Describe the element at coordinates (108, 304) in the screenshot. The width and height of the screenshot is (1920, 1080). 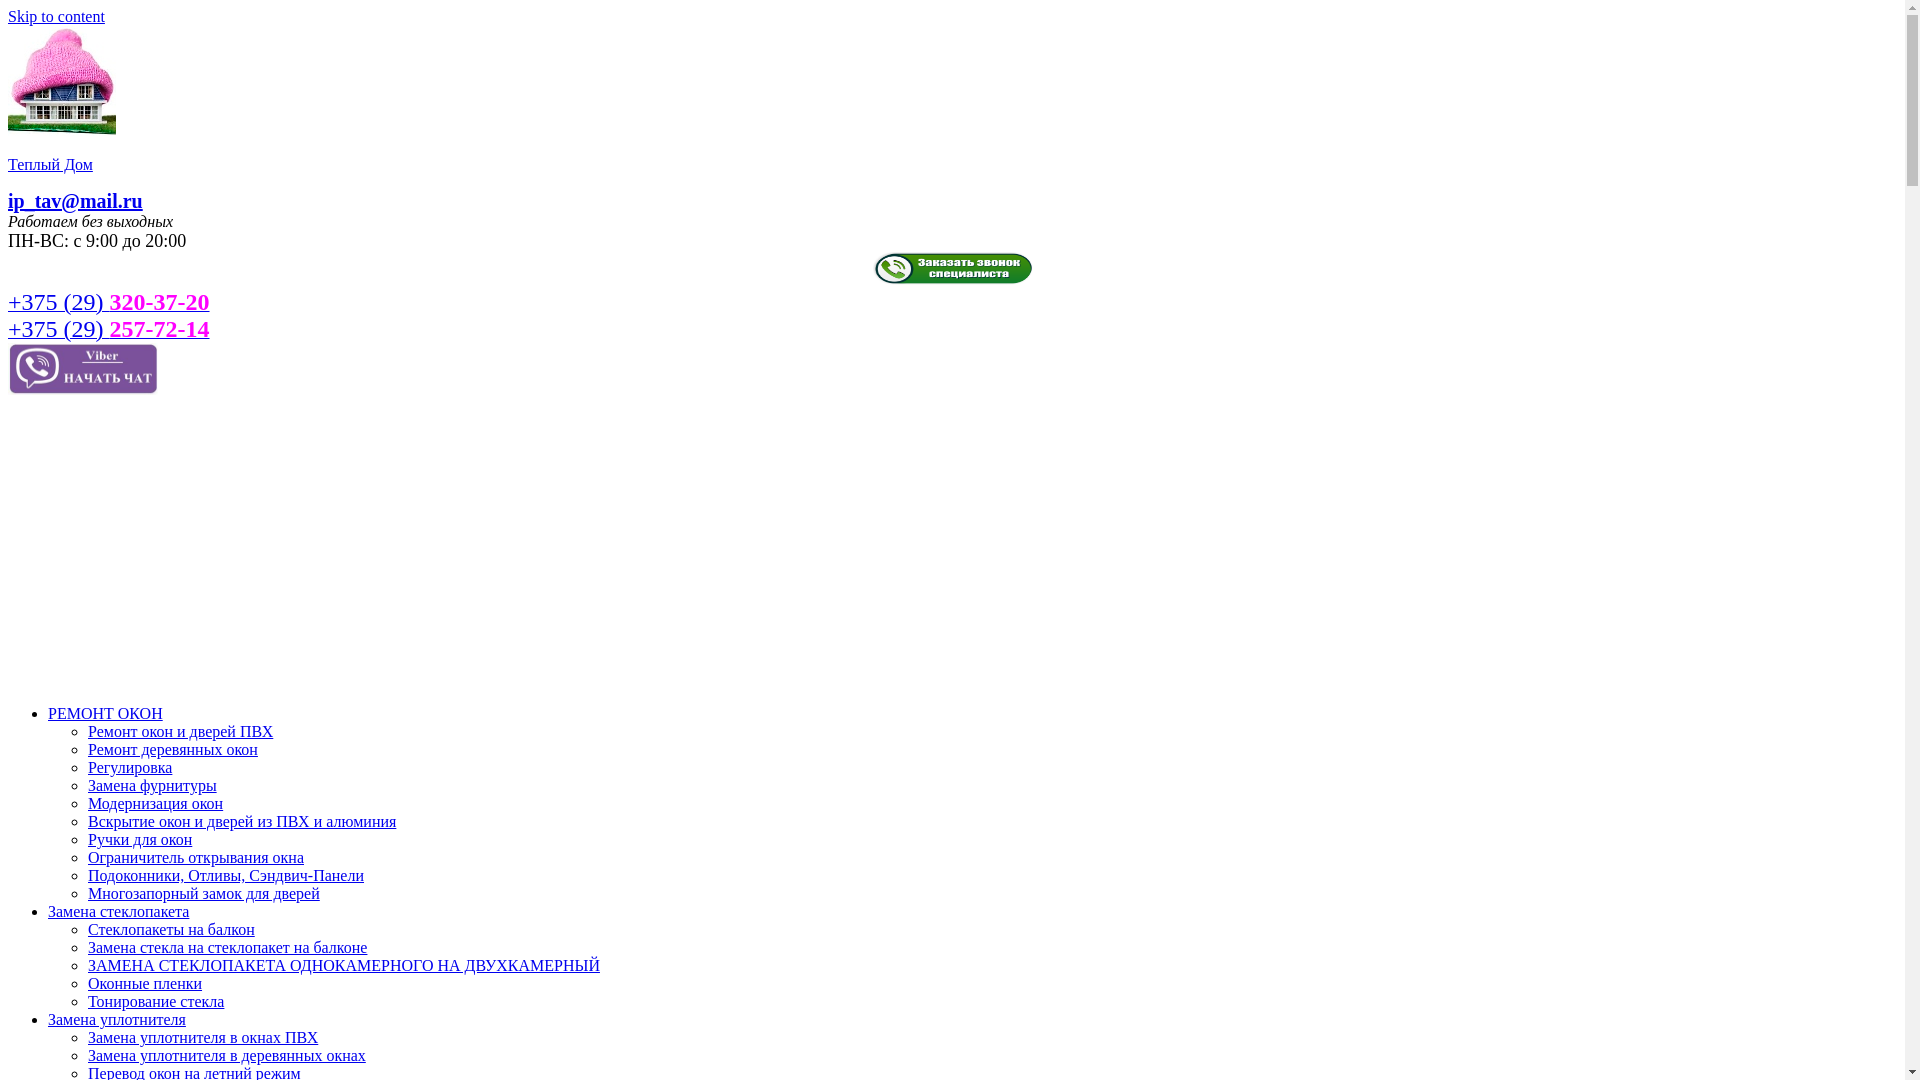
I see `'+375 (29) 320-37-20'` at that location.